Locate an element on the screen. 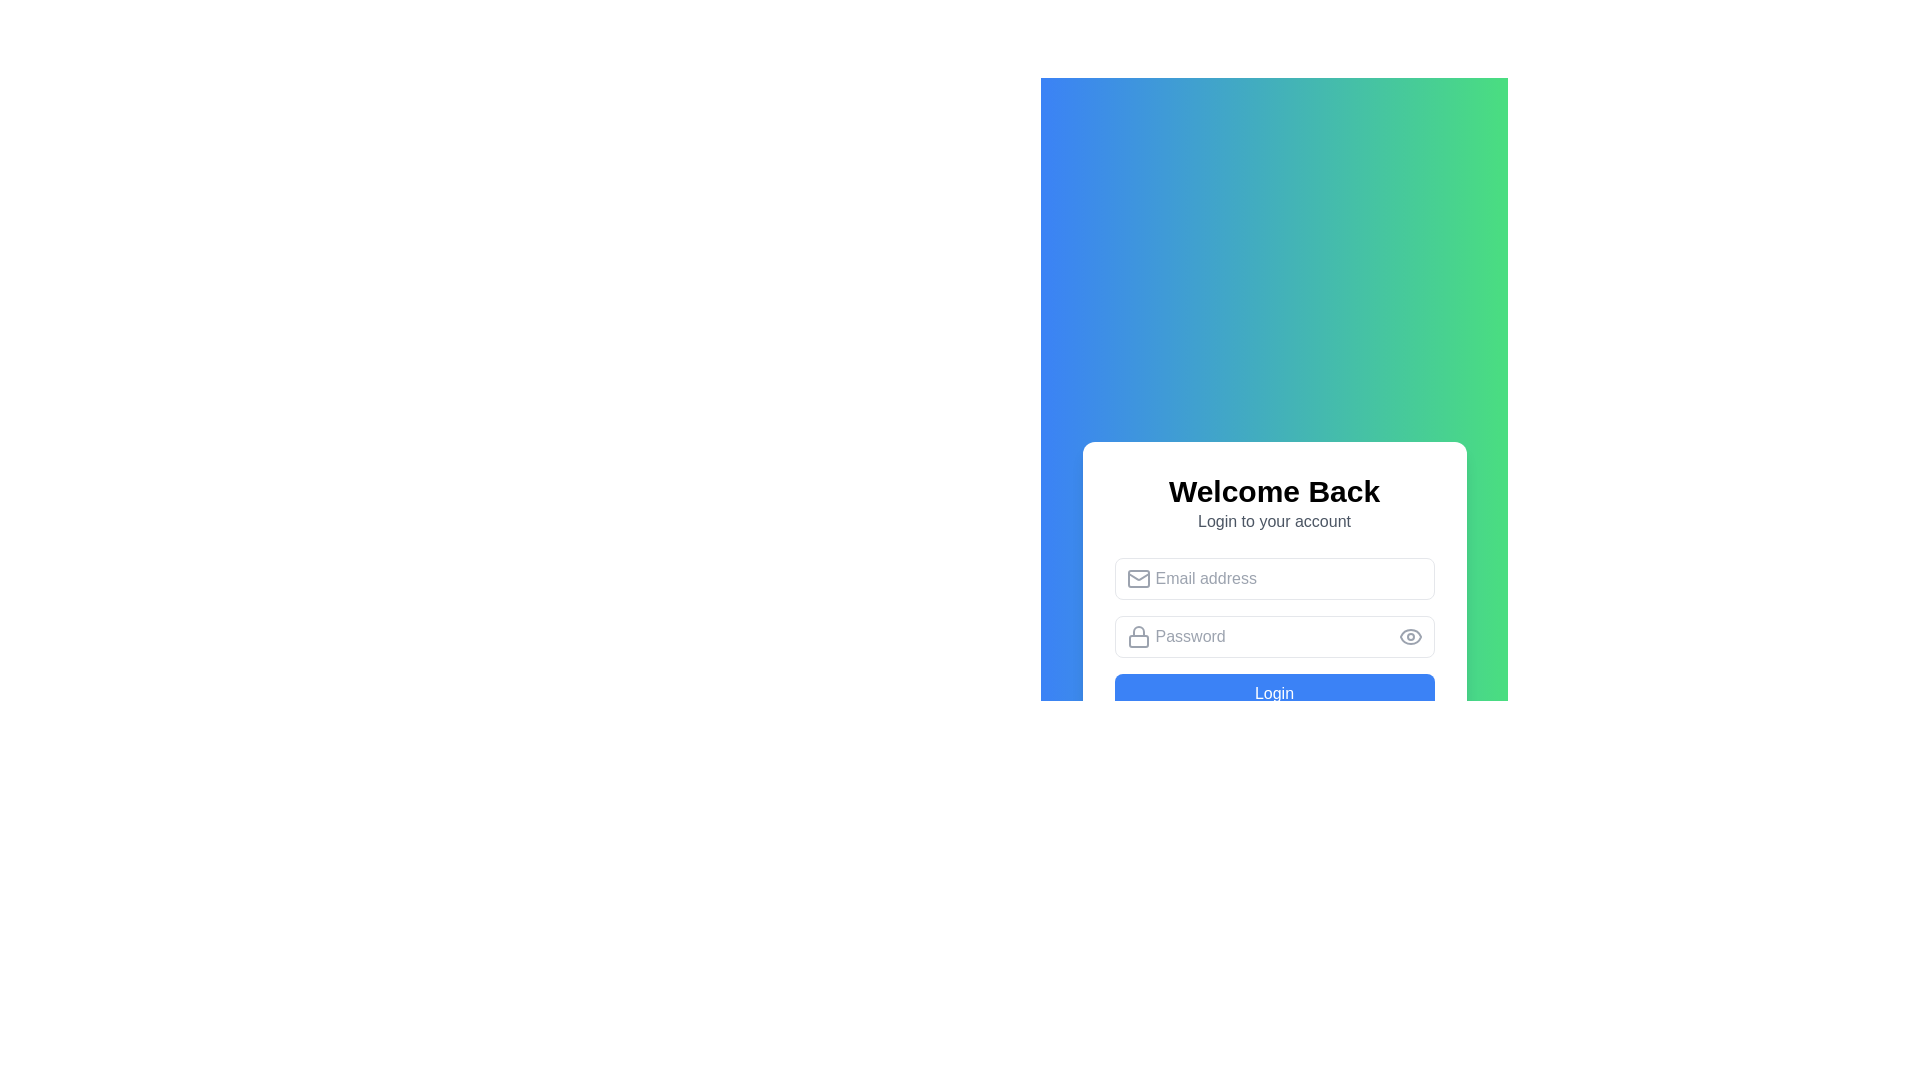 The width and height of the screenshot is (1920, 1080). the submit button located at the bottom of the white card area is located at coordinates (1273, 693).